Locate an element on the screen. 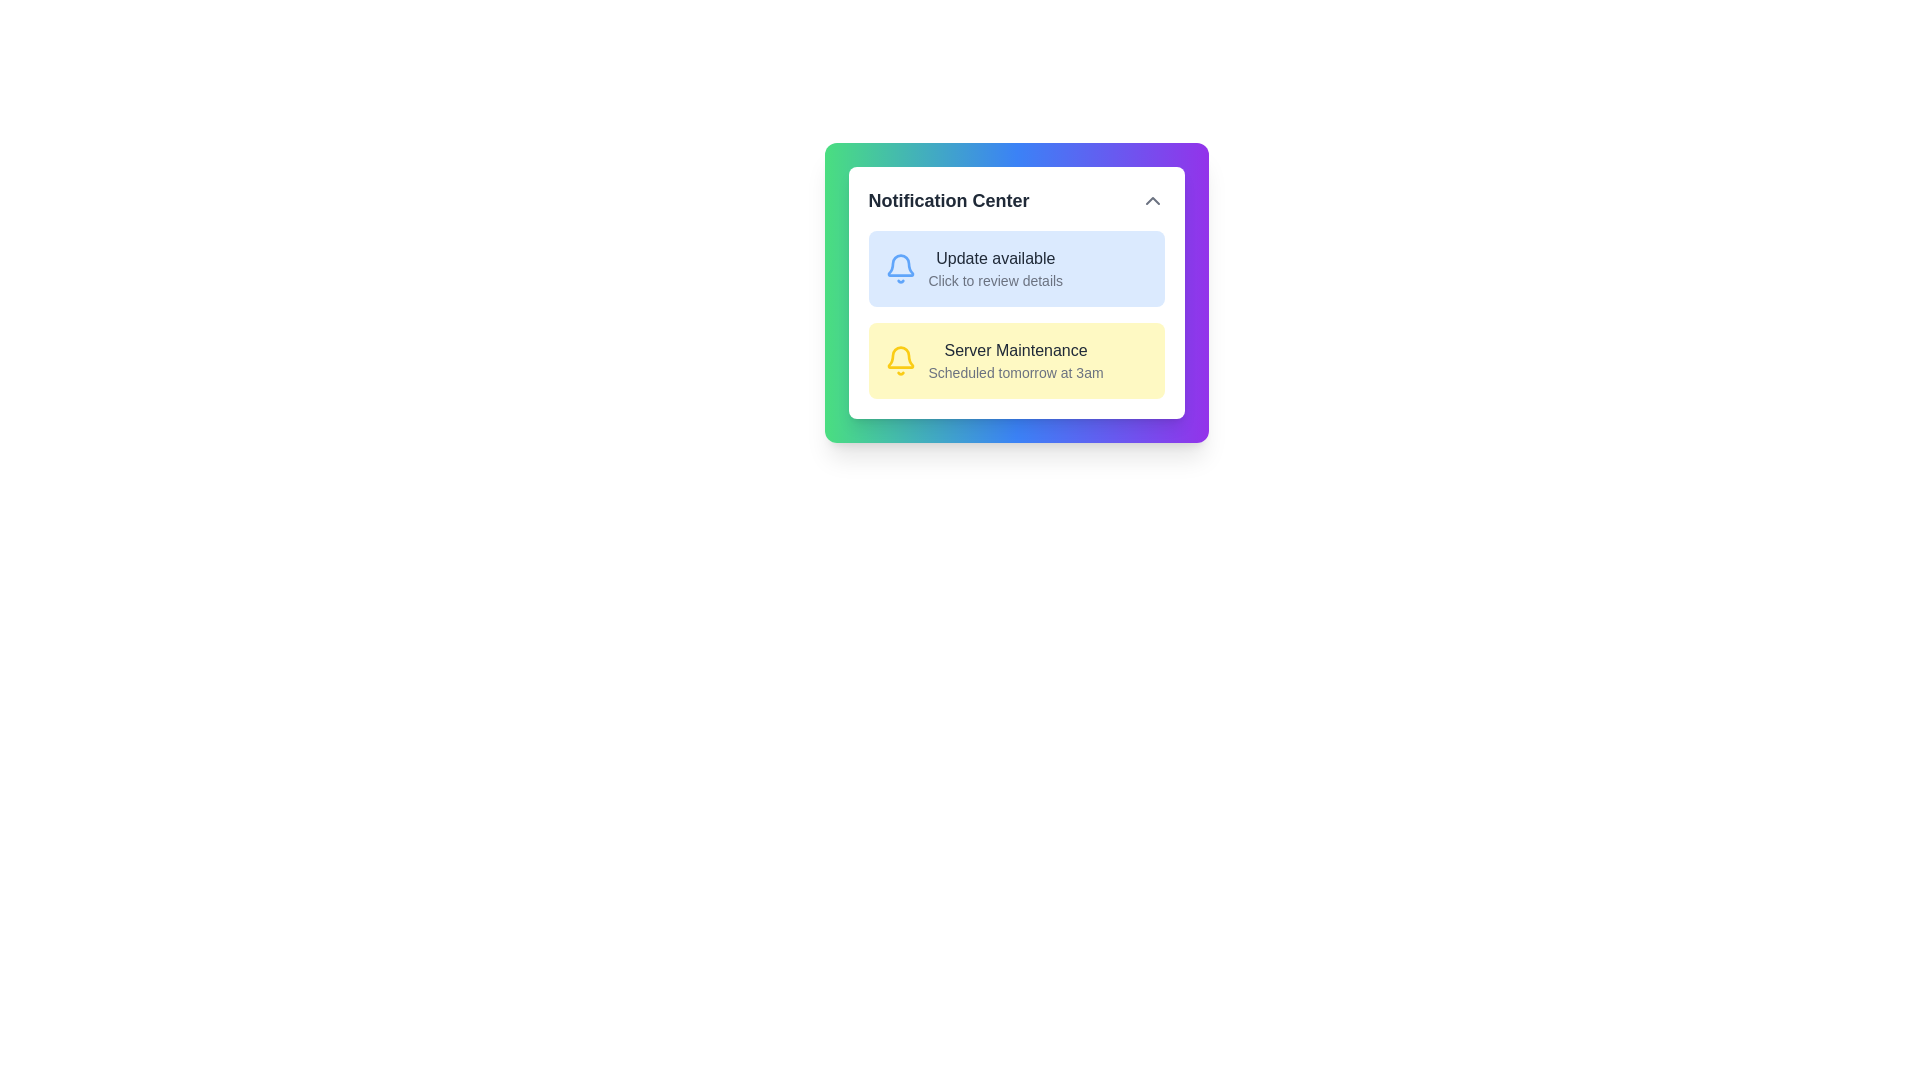 This screenshot has width=1920, height=1080. the gray text label located below the bold title 'Server Maintenance' within the yellow-highlighted notification box in the Notification Center interface is located at coordinates (1016, 373).